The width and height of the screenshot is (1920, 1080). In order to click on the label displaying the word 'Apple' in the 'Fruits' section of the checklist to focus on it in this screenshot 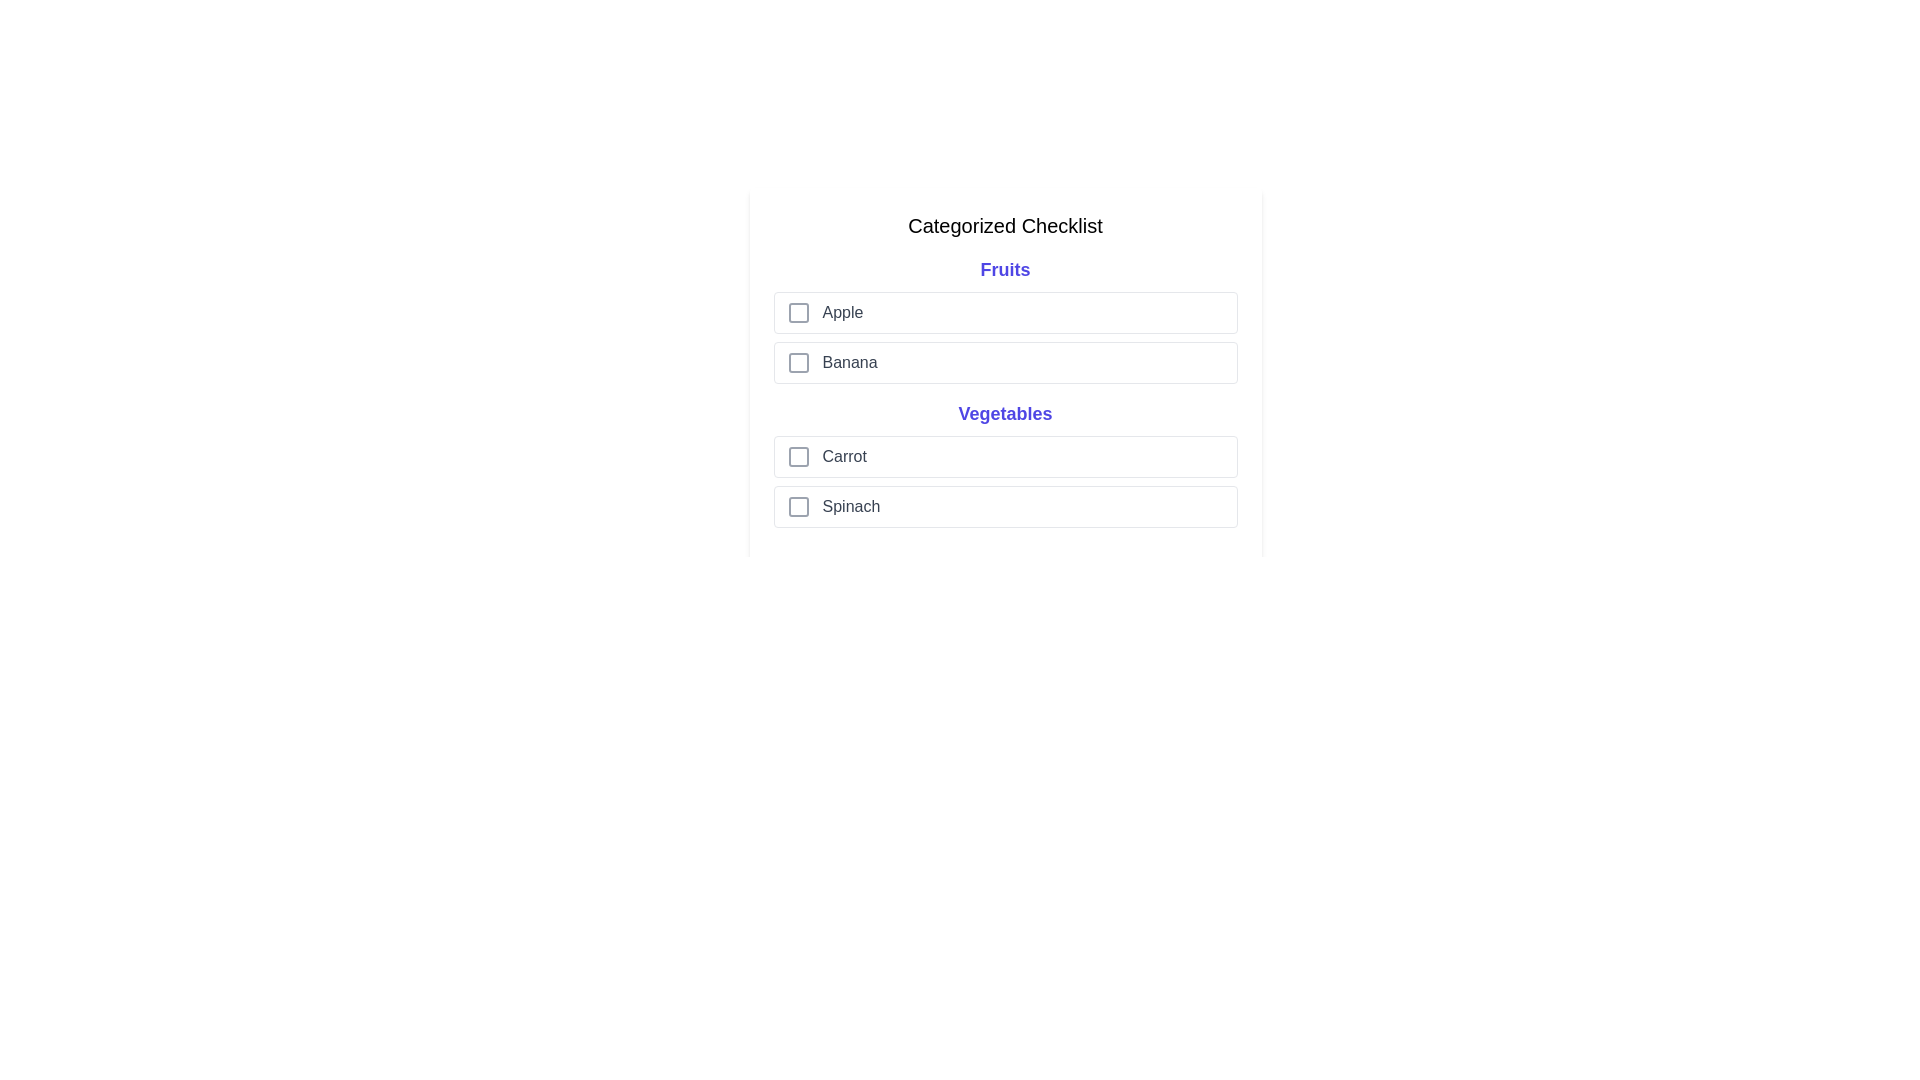, I will do `click(842, 312)`.